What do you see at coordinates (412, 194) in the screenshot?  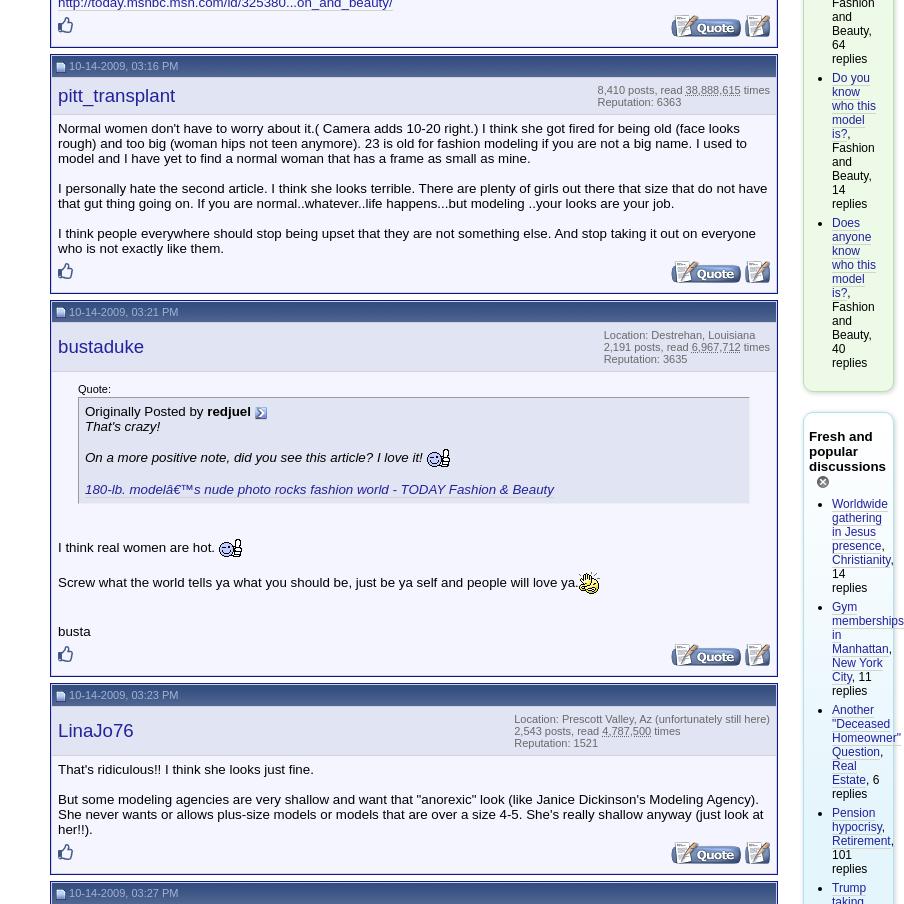 I see `'I personally hate the second article. I think she looks terrible. There are plenty of girls out there that size that do not have that gut thing going on. If you are normal..whatever..life happens...but modeling ..your looks are your job.'` at bounding box center [412, 194].